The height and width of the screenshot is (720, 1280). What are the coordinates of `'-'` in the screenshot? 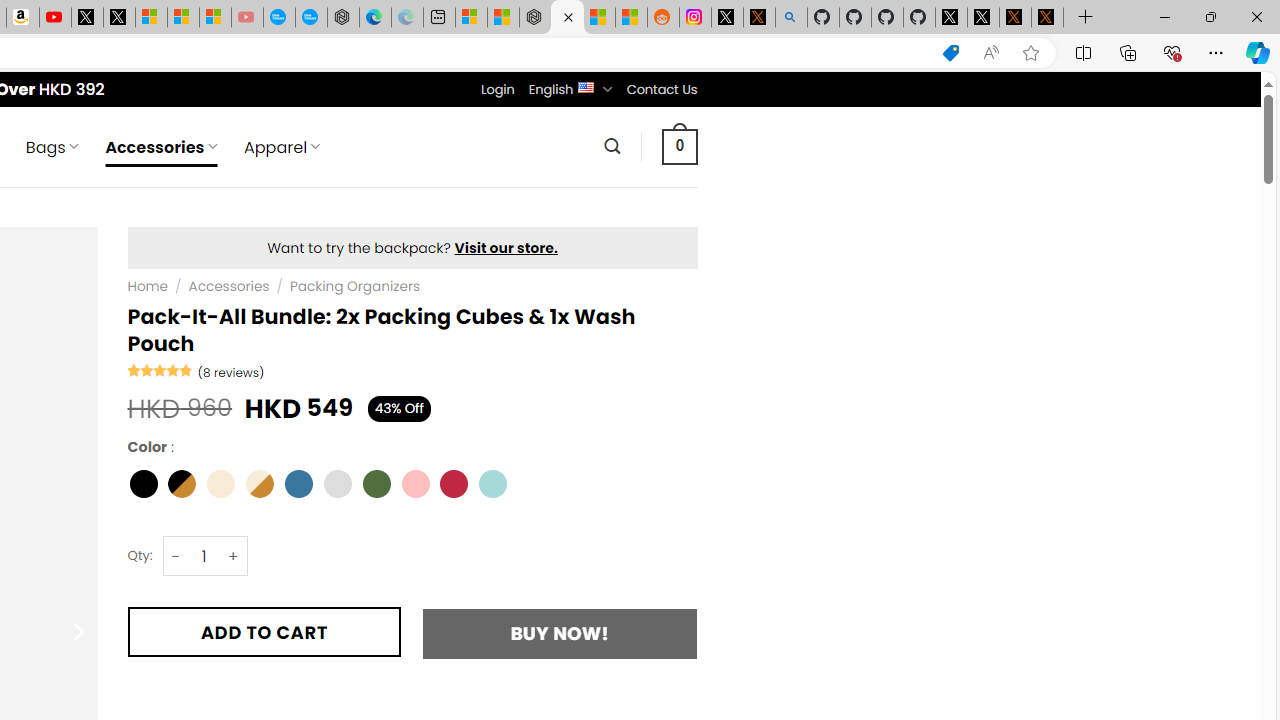 It's located at (176, 556).